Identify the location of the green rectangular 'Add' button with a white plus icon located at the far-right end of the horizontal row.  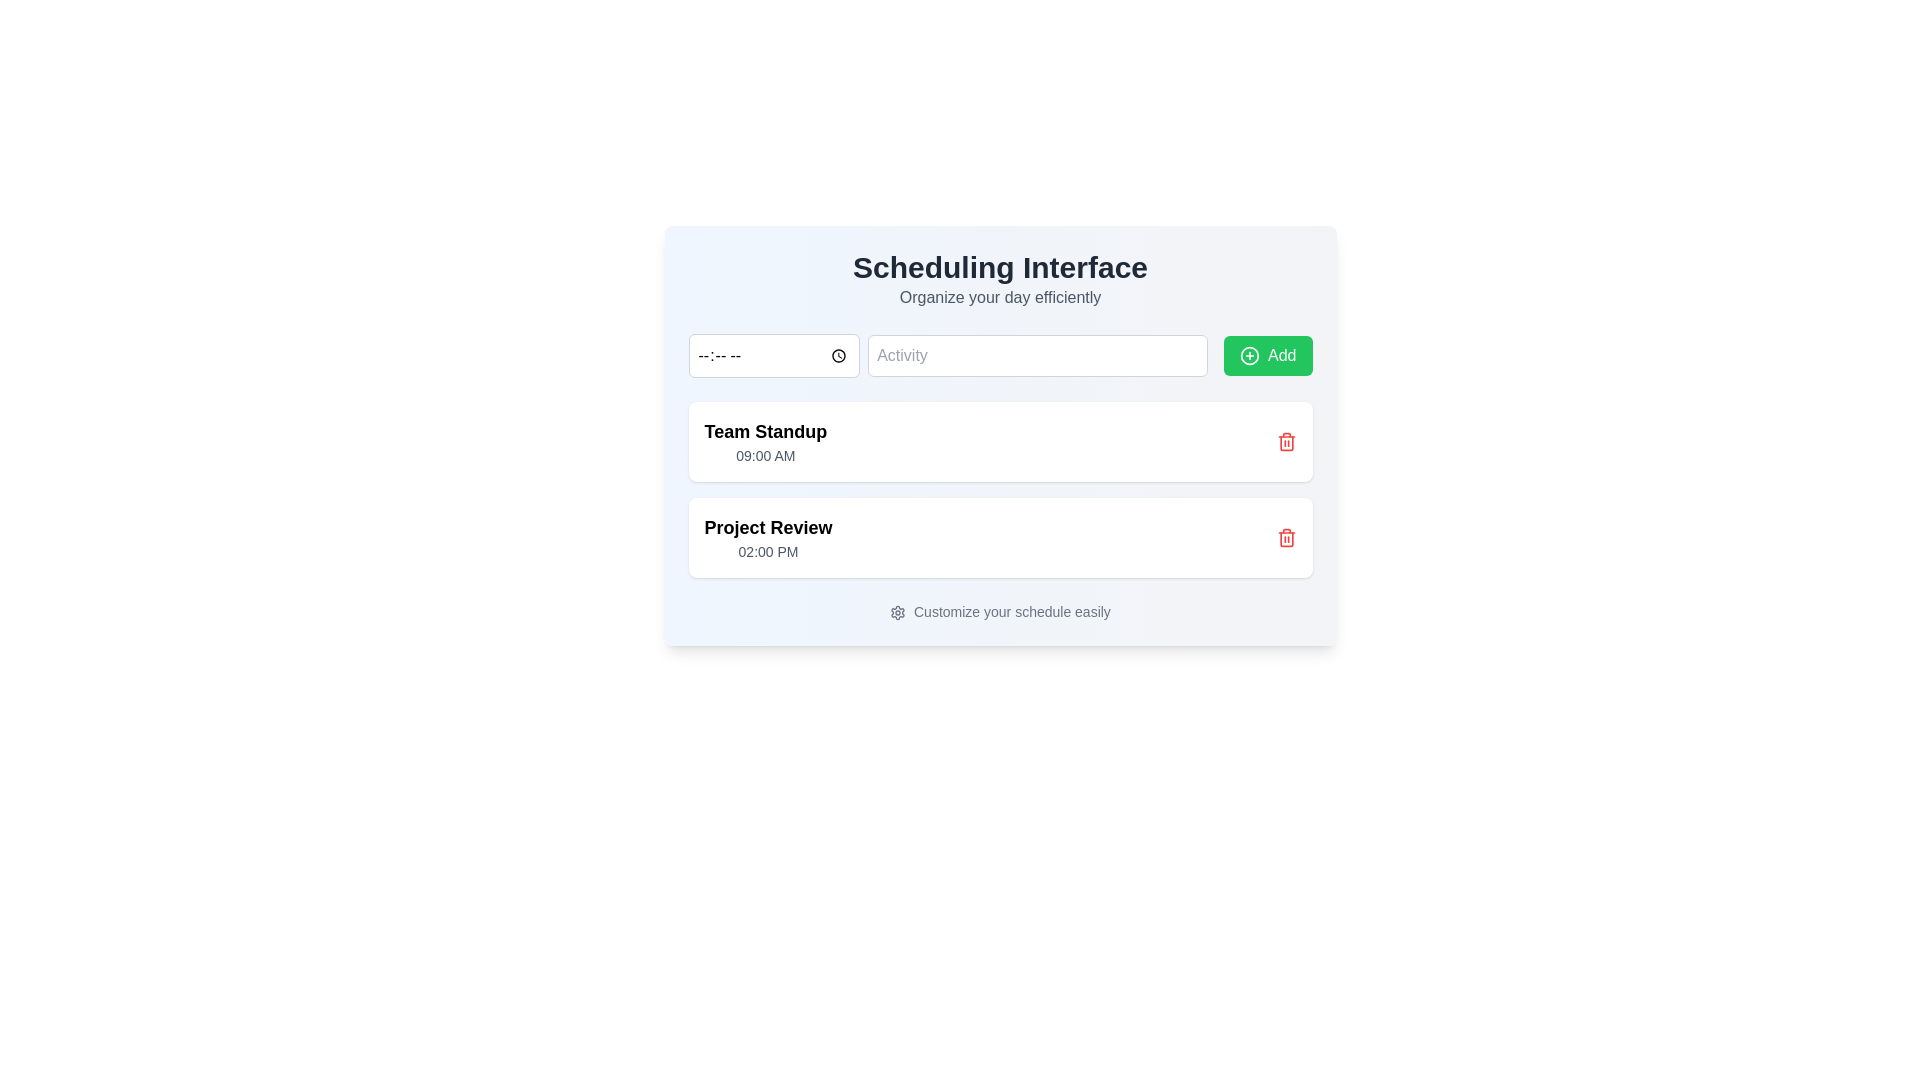
(1266, 354).